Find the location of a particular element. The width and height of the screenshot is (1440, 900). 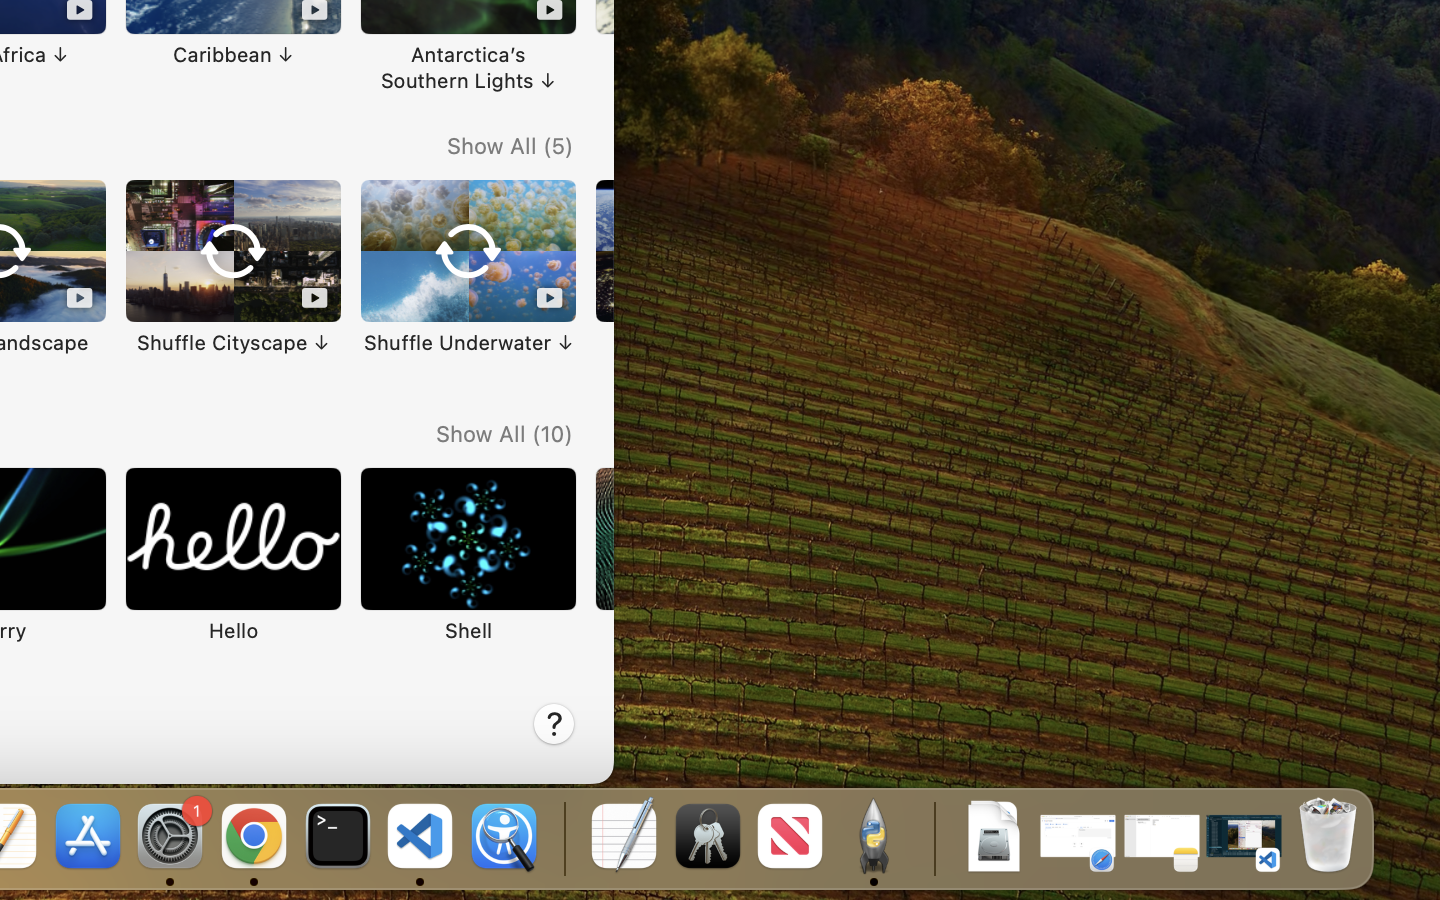

'0.4285714328289032' is located at coordinates (562, 837).